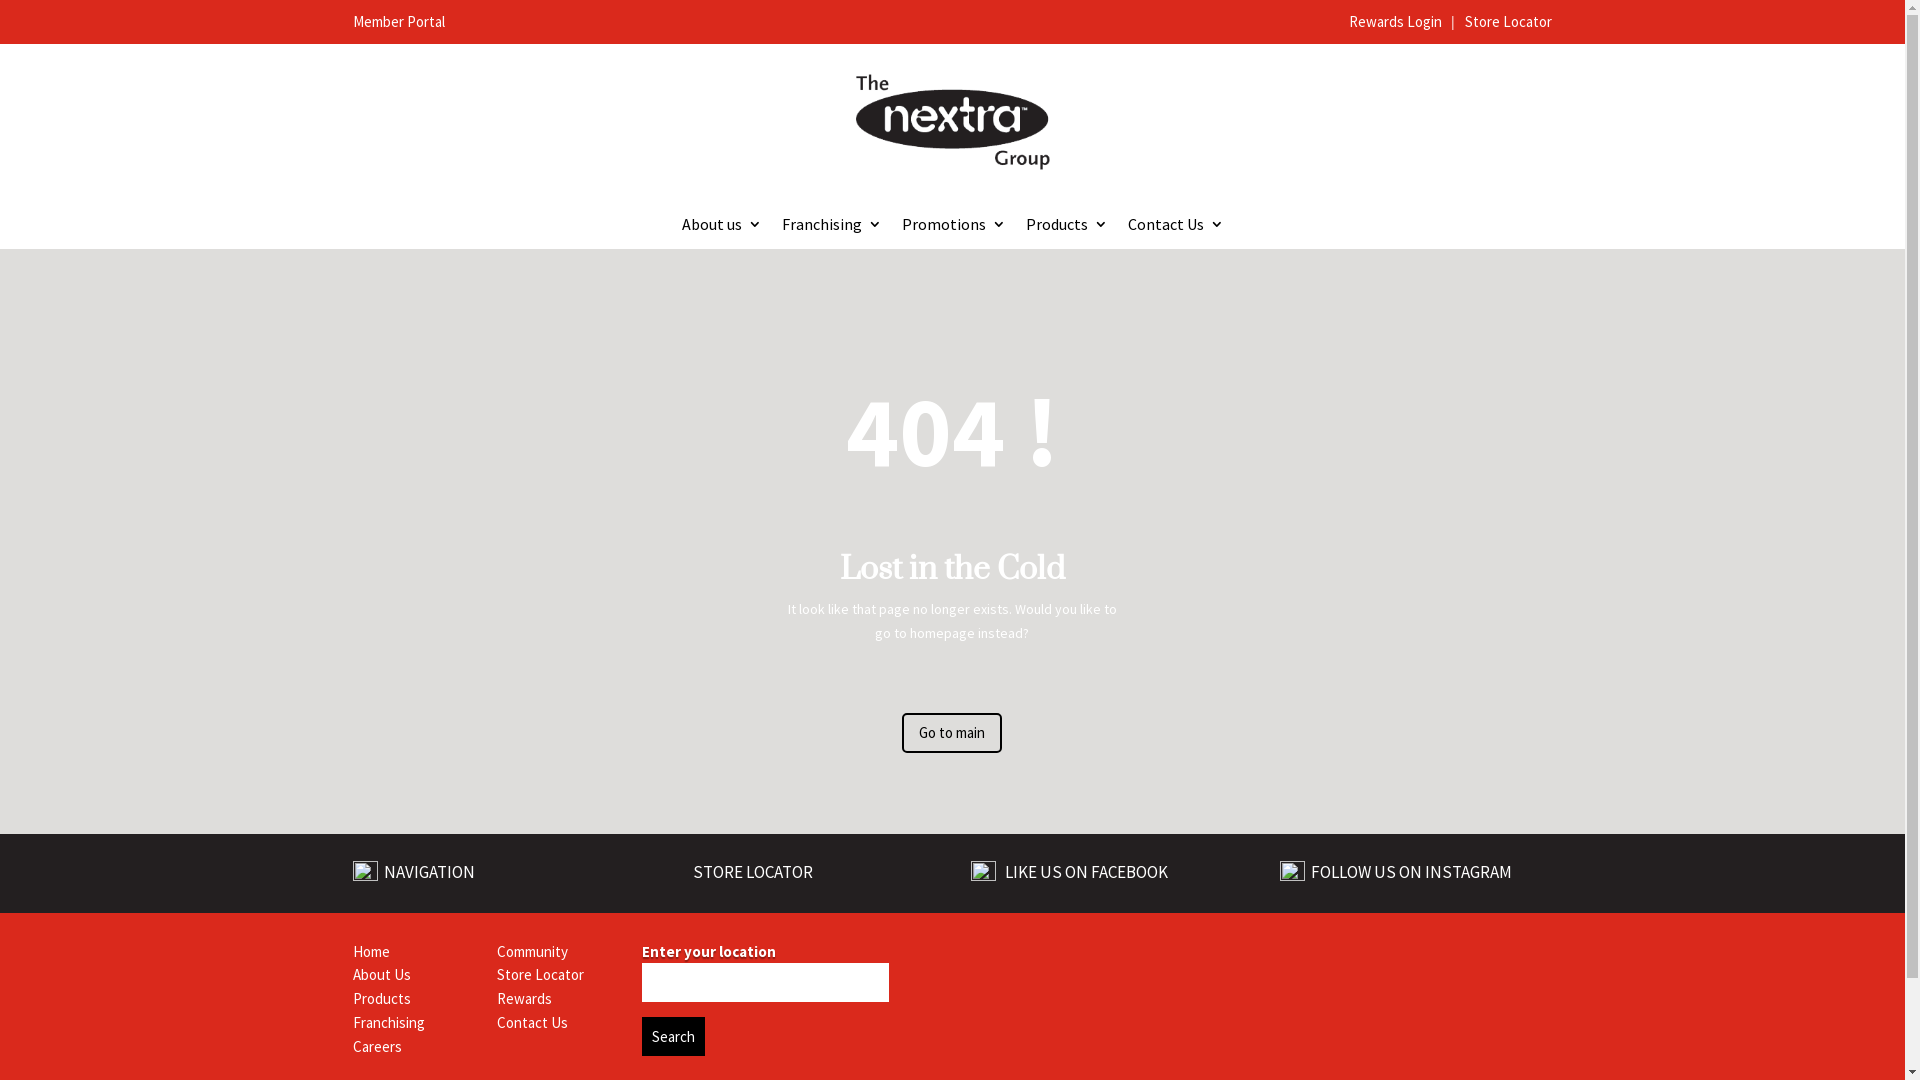 The width and height of the screenshot is (1920, 1080). What do you see at coordinates (673, 1035) in the screenshot?
I see `'Search'` at bounding box center [673, 1035].